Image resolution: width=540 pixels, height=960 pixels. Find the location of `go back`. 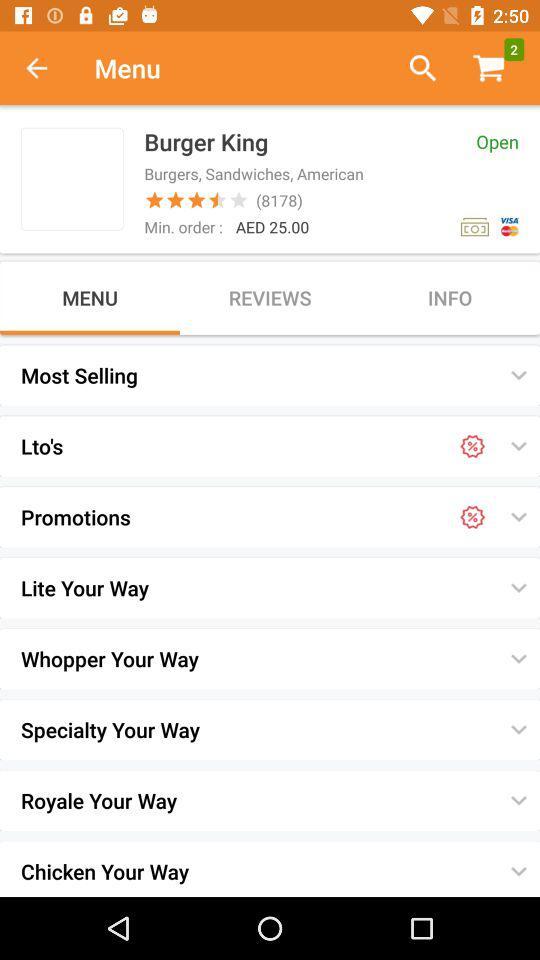

go back is located at coordinates (47, 68).